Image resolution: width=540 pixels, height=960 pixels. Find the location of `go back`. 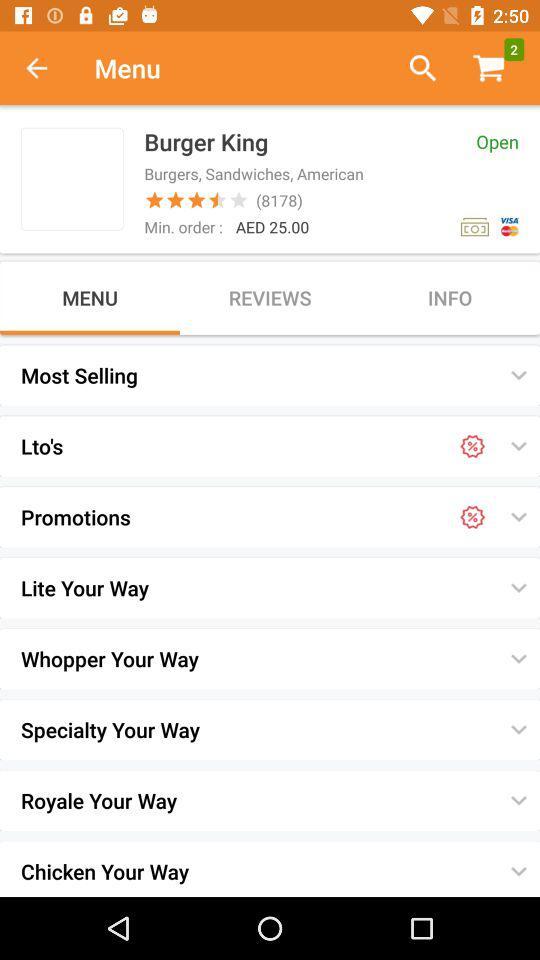

go back is located at coordinates (47, 68).